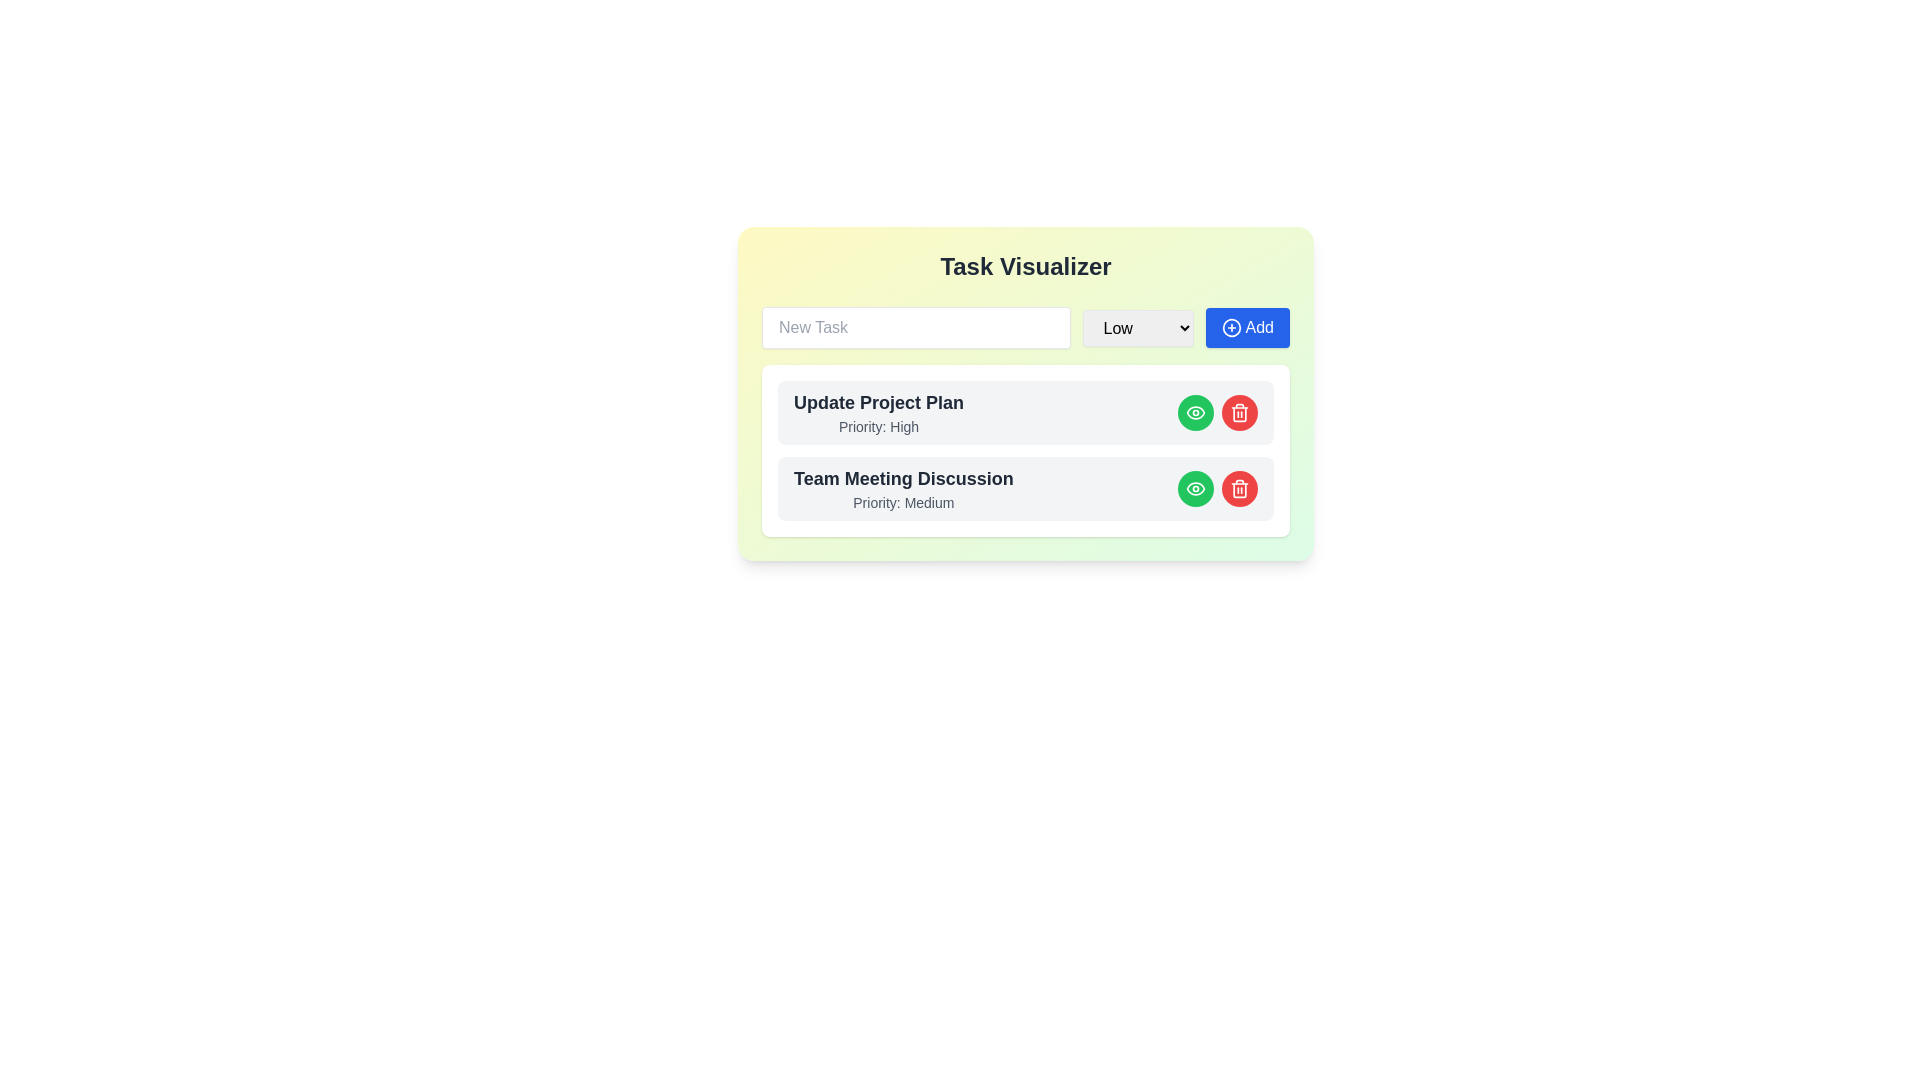  Describe the element at coordinates (878, 426) in the screenshot. I see `the text label that reads 'Priority: High', which is styled in gray and located under the main title 'Update Project Plan' in the first task element of the task list` at that location.